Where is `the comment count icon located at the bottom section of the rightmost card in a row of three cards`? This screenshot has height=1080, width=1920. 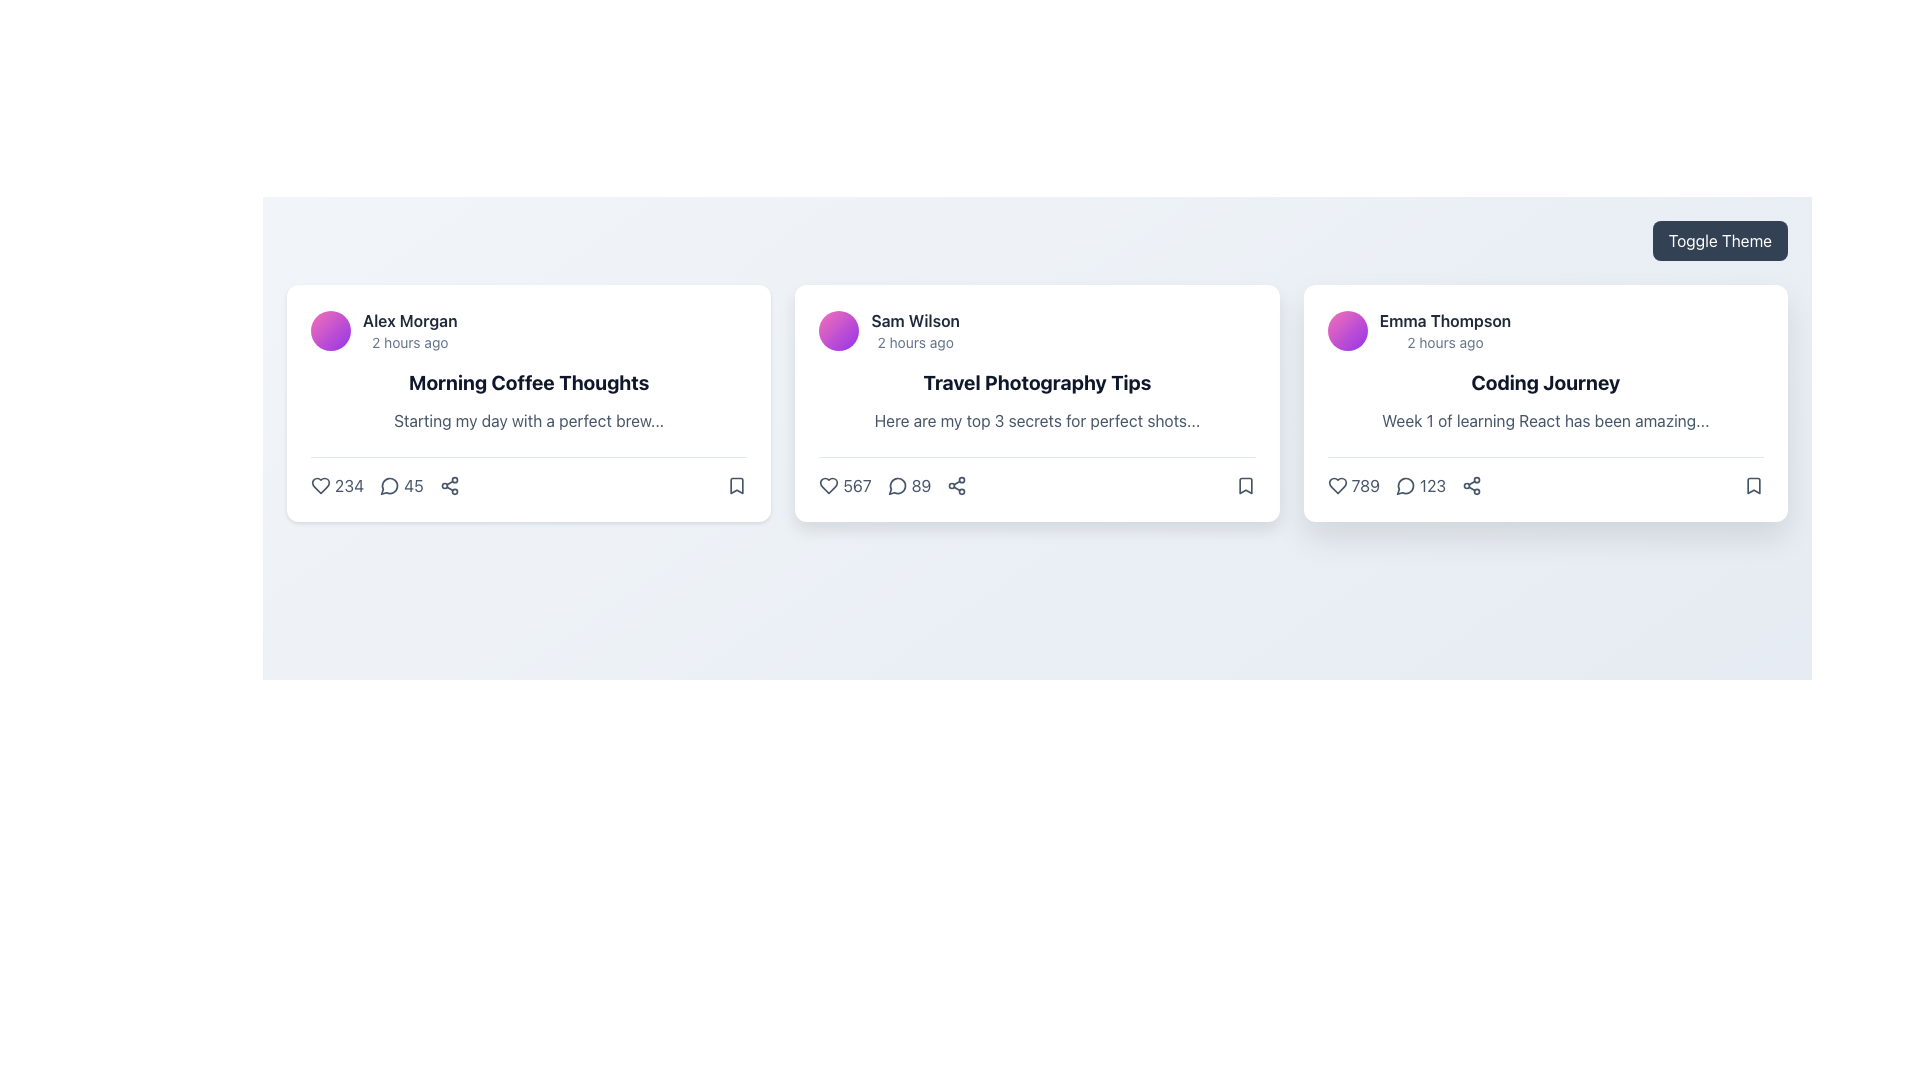 the comment count icon located at the bottom section of the rightmost card in a row of three cards is located at coordinates (1420, 486).